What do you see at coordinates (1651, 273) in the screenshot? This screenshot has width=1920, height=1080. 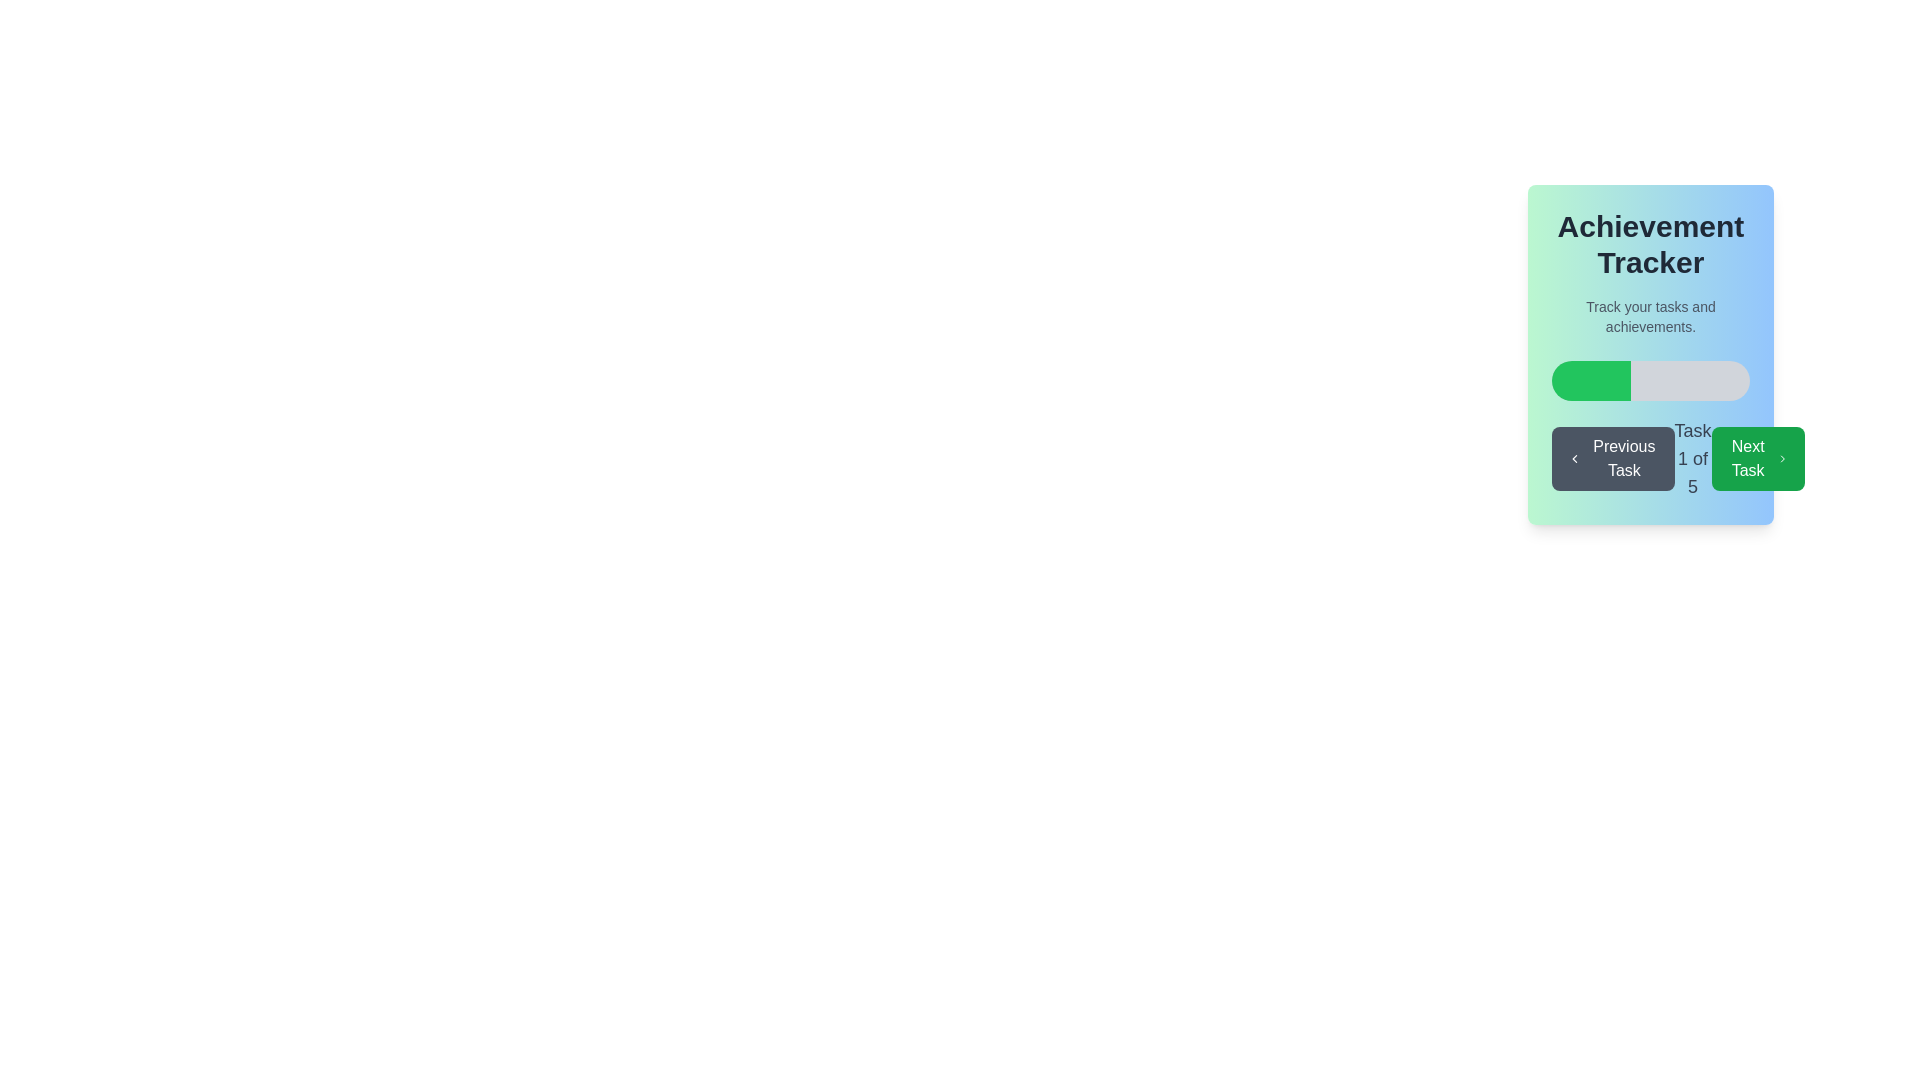 I see `the Header element displaying the title 'Achievement Tracker' and subtitle 'Track your tasks and achievements.'` at bounding box center [1651, 273].